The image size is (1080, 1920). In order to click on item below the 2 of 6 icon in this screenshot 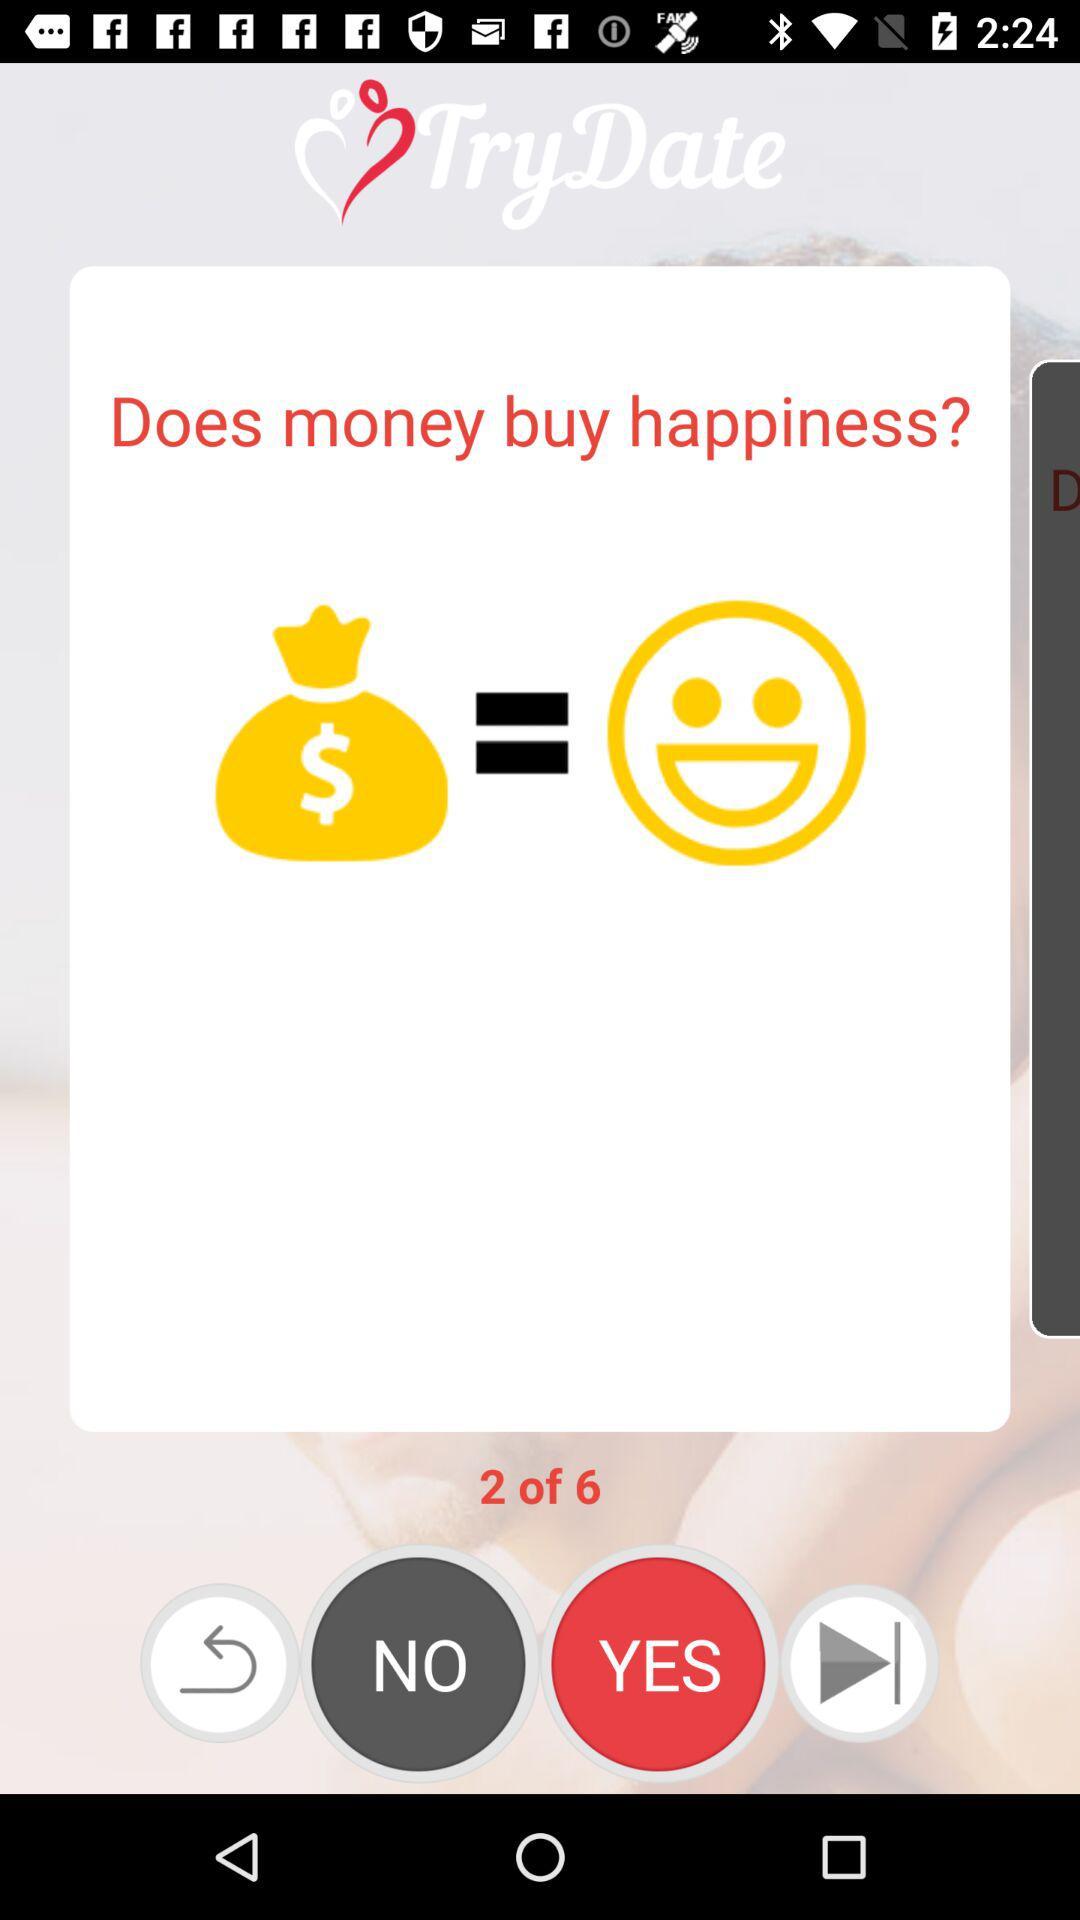, I will do `click(419, 1663)`.